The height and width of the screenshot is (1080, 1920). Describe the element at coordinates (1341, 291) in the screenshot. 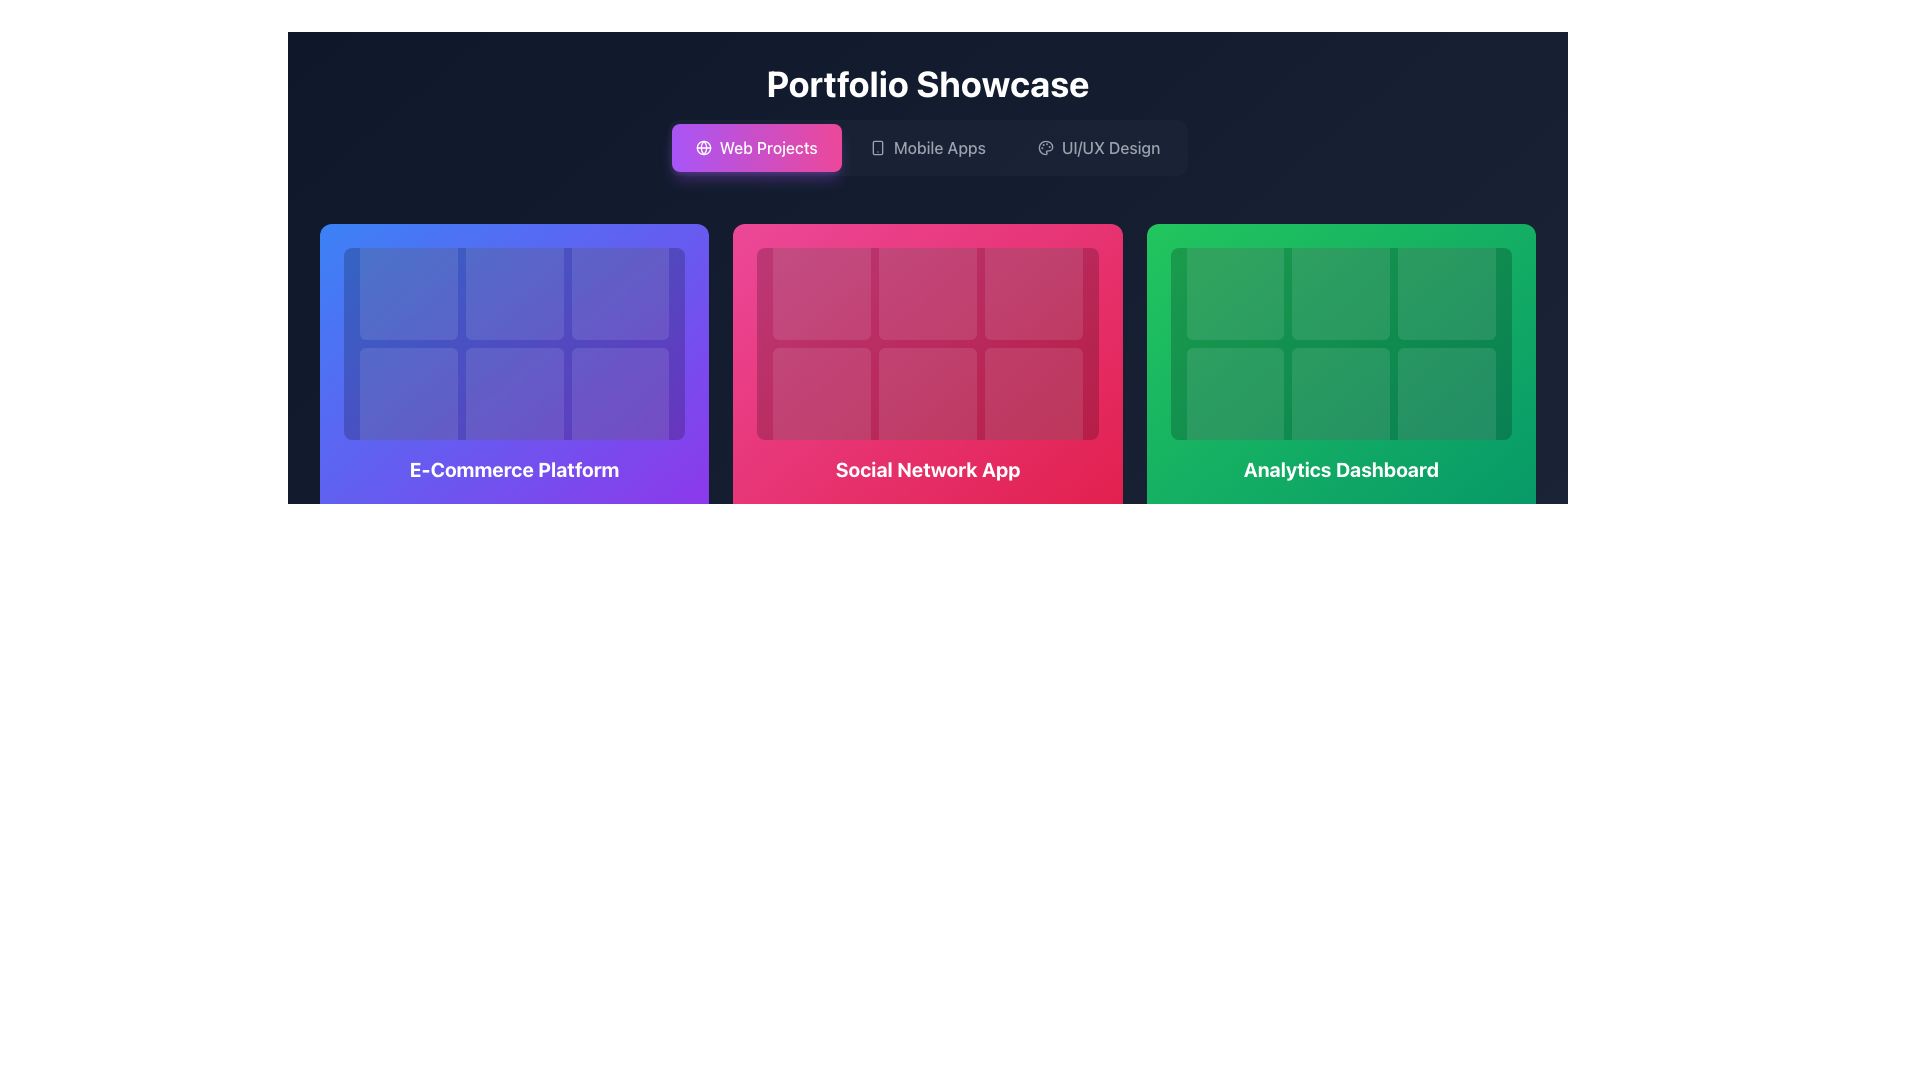

I see `the interactive placeholder card in the middle column of the first row within the 'Analytics Dashboard' section` at that location.